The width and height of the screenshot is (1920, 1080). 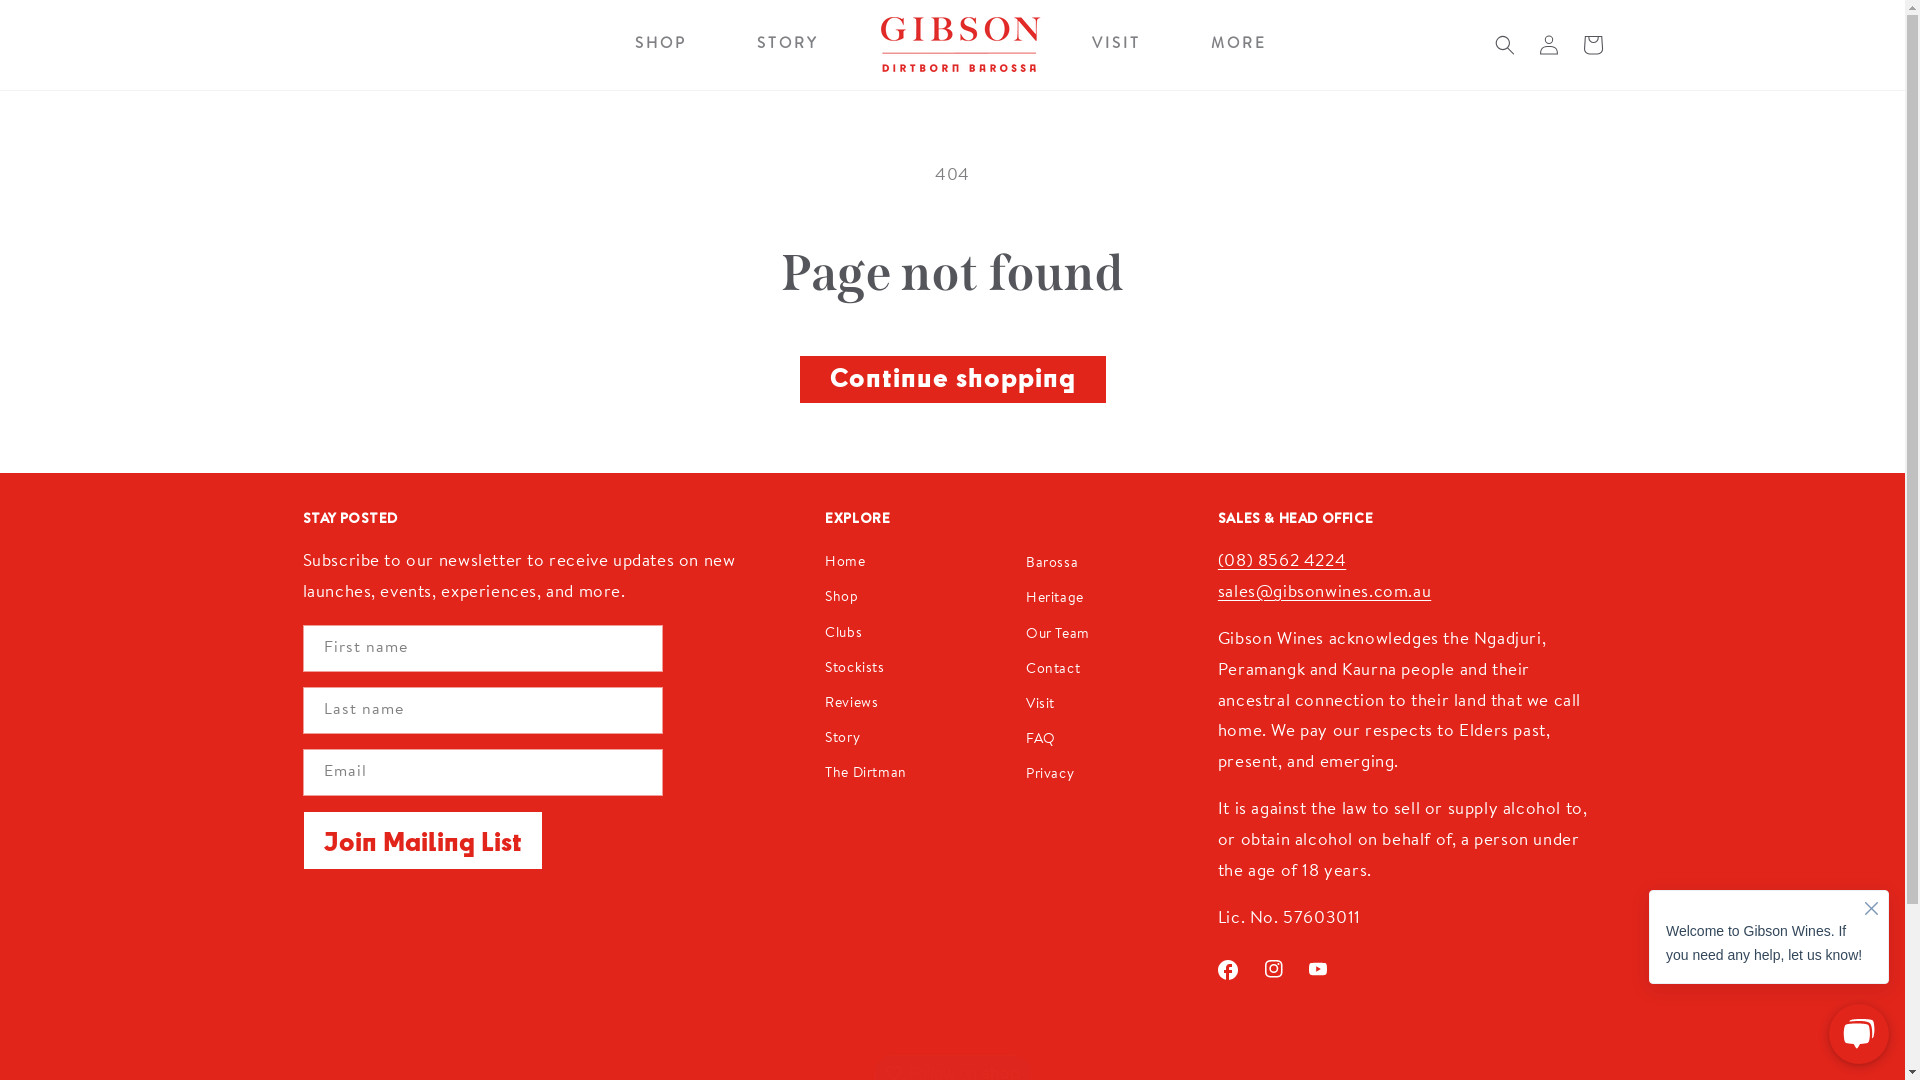 What do you see at coordinates (661, 45) in the screenshot?
I see `'SHOP'` at bounding box center [661, 45].